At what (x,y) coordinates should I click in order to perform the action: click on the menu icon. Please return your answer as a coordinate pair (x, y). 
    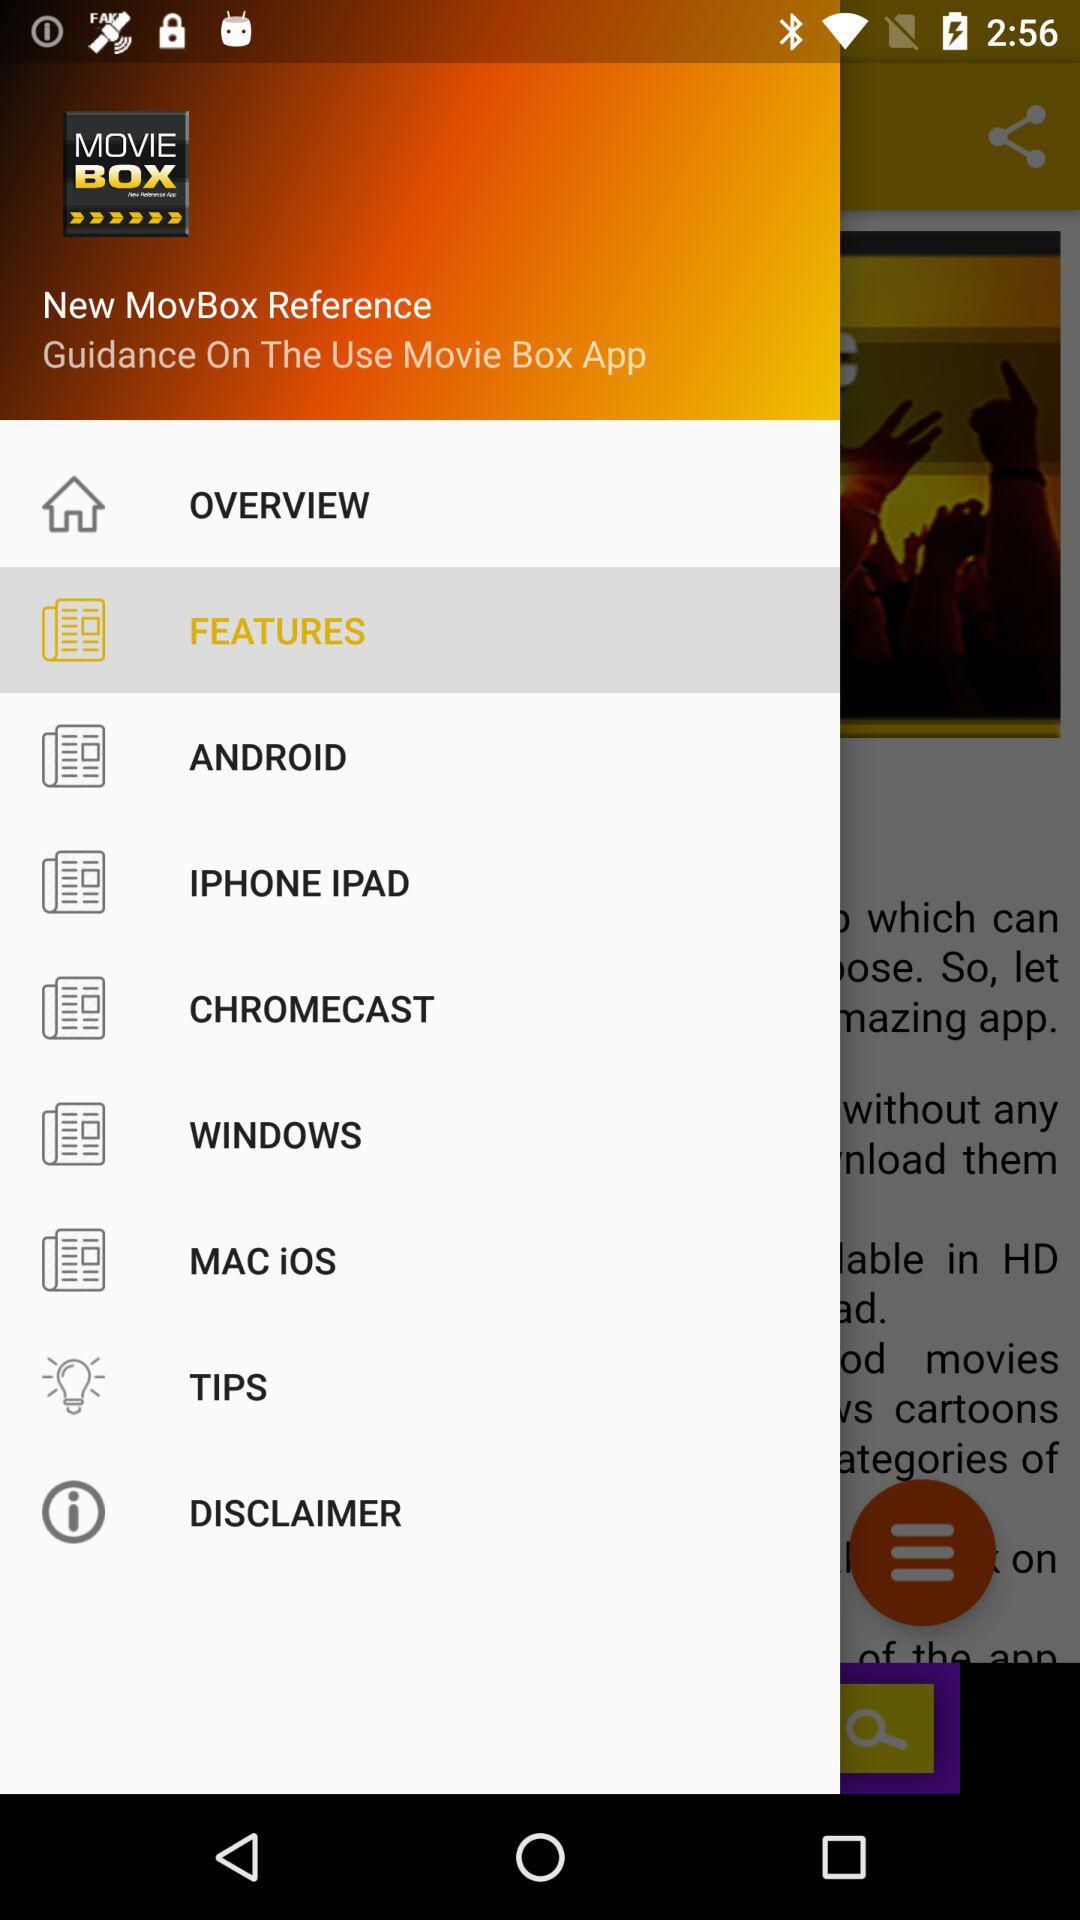
    Looking at the image, I should click on (922, 1551).